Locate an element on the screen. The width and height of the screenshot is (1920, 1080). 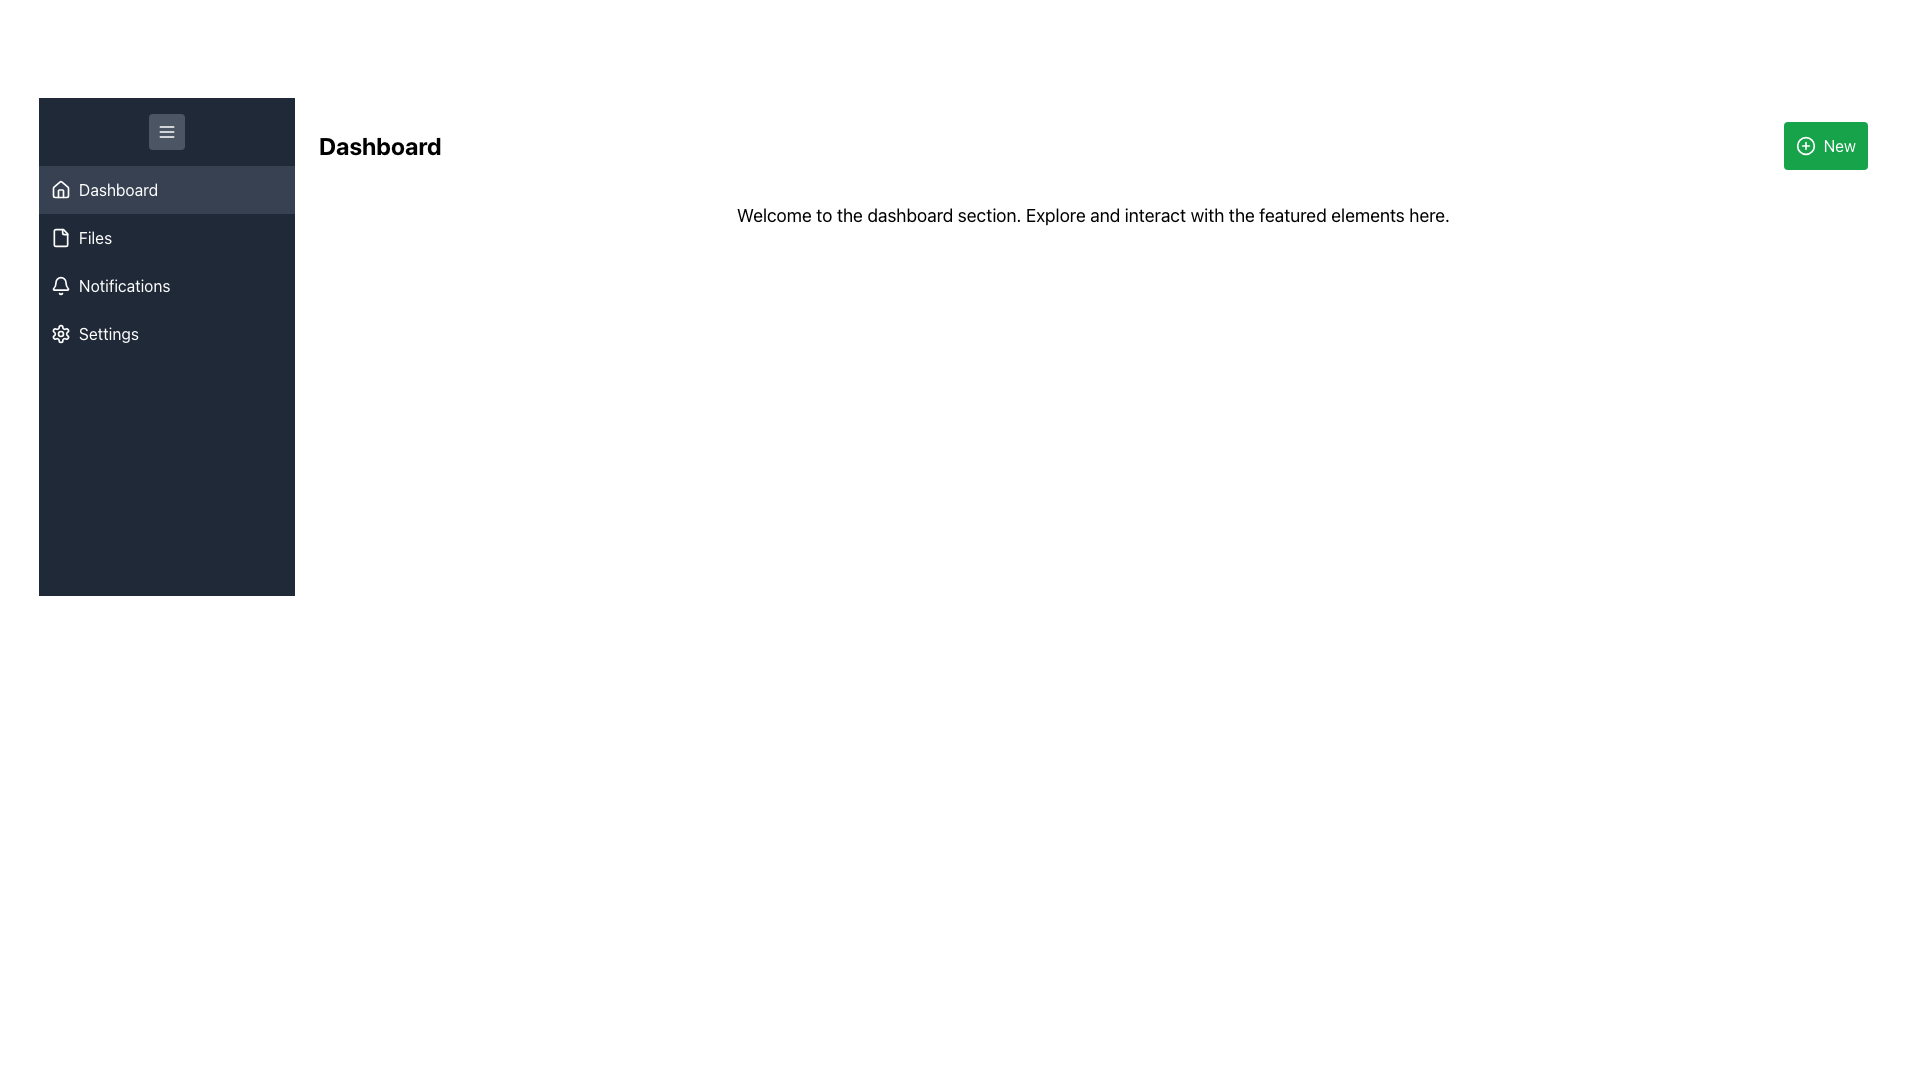
the menu toggle button located at the top of the side navigation bar is located at coordinates (167, 131).